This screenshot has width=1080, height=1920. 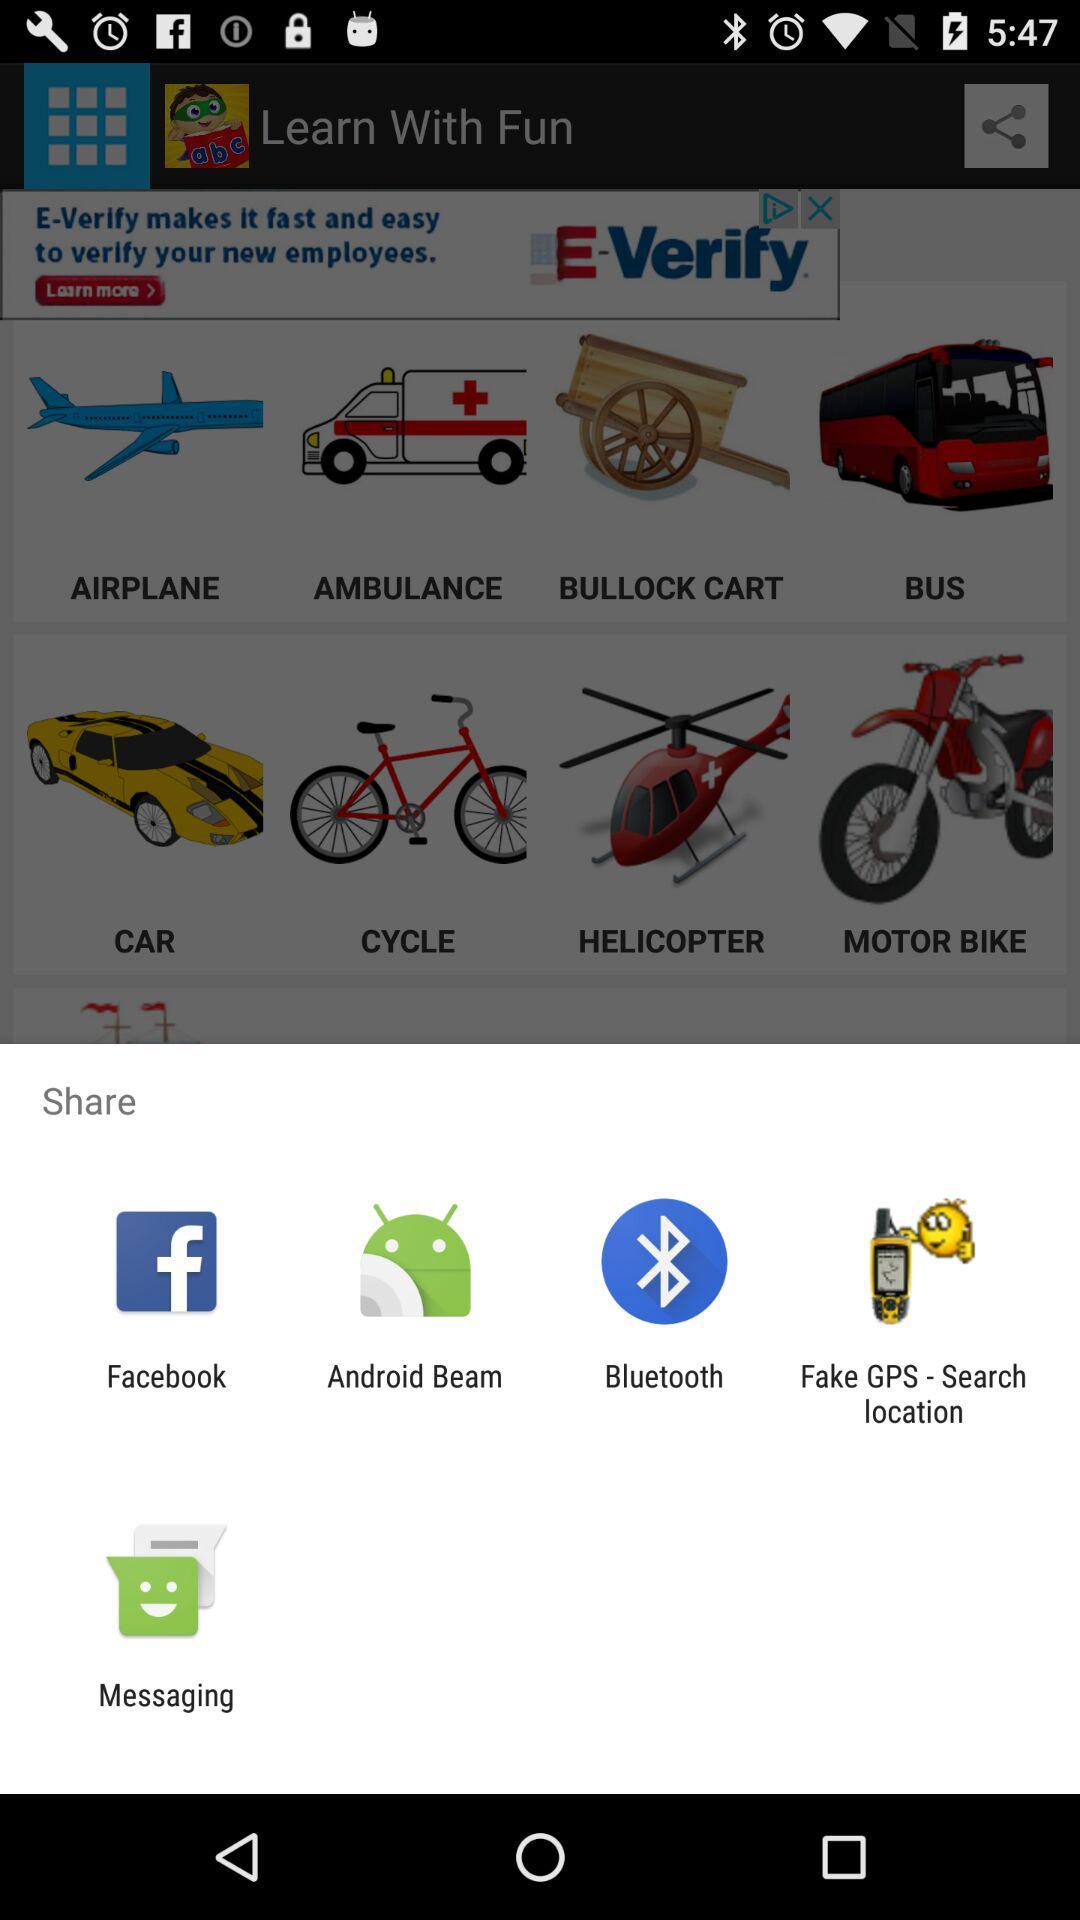 I want to click on app next to bluetooth icon, so click(x=913, y=1392).